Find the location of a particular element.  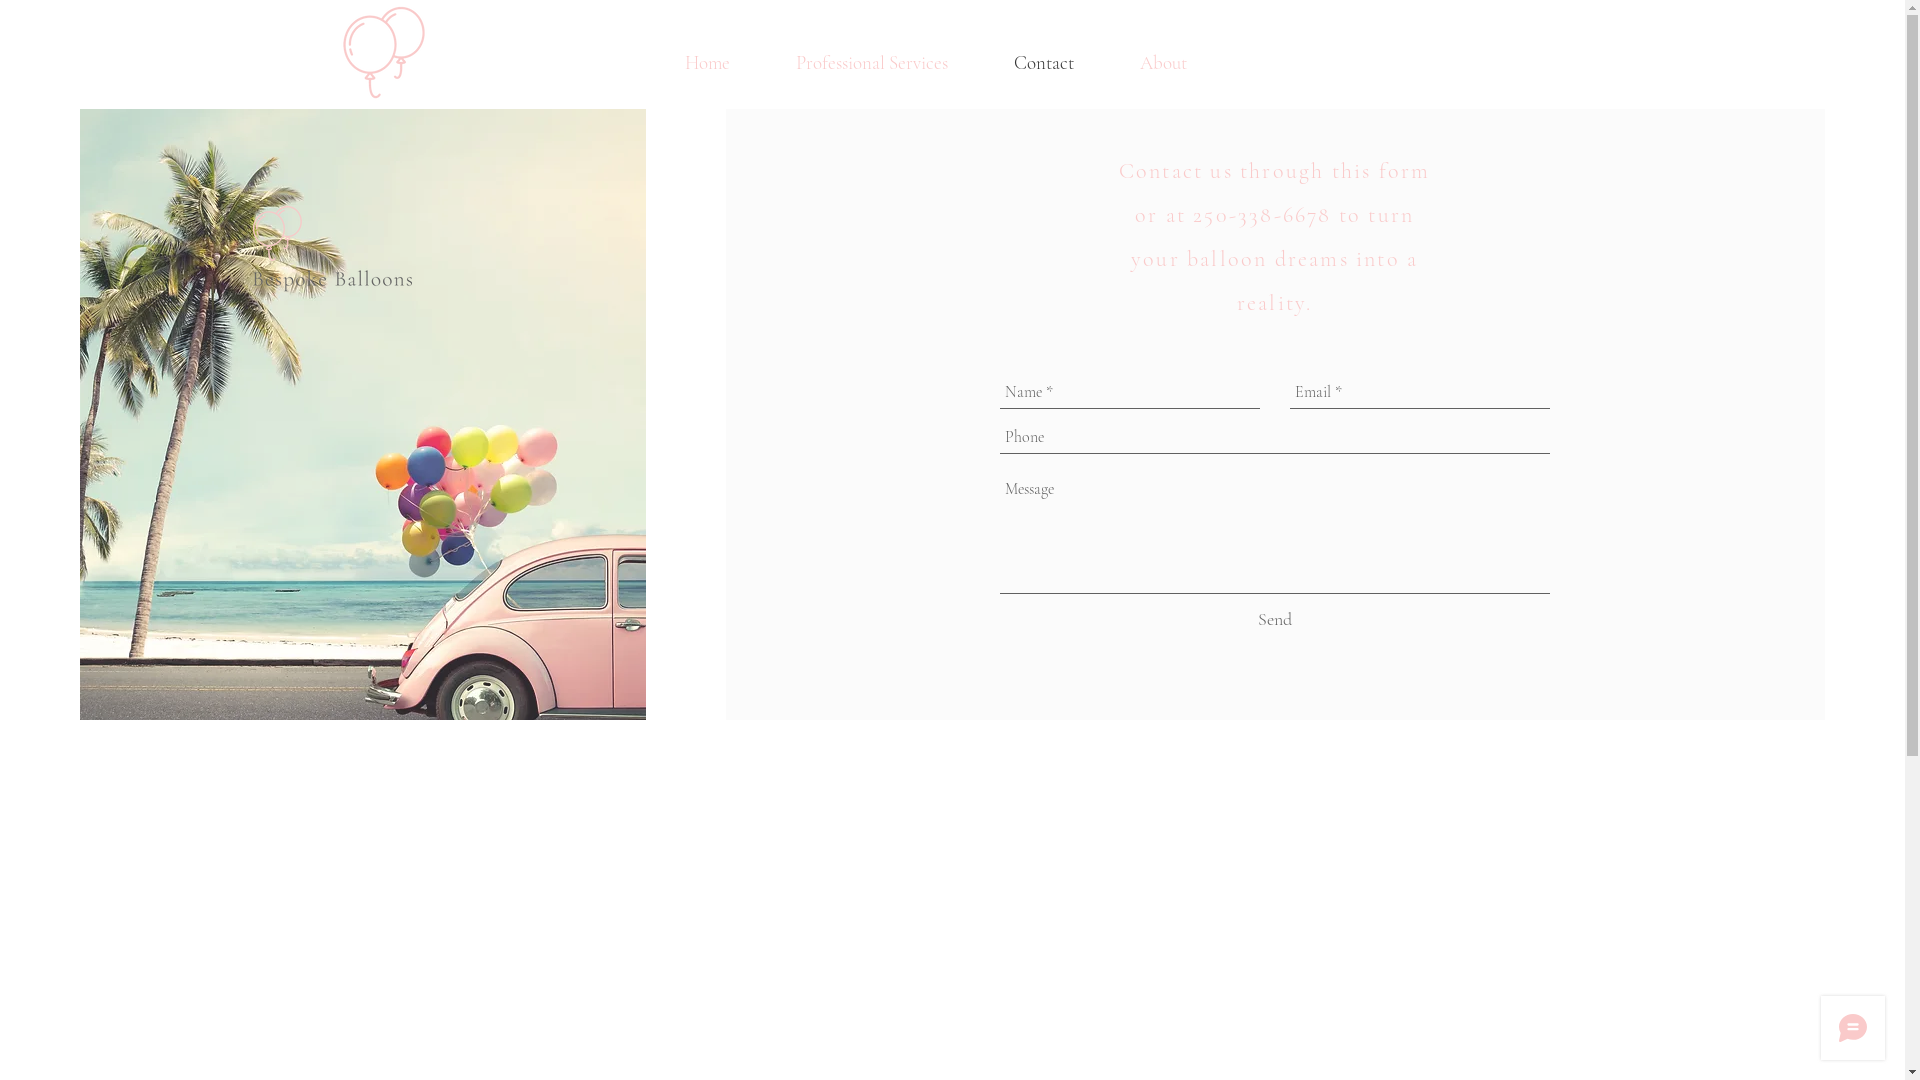

'Home' is located at coordinates (651, 61).